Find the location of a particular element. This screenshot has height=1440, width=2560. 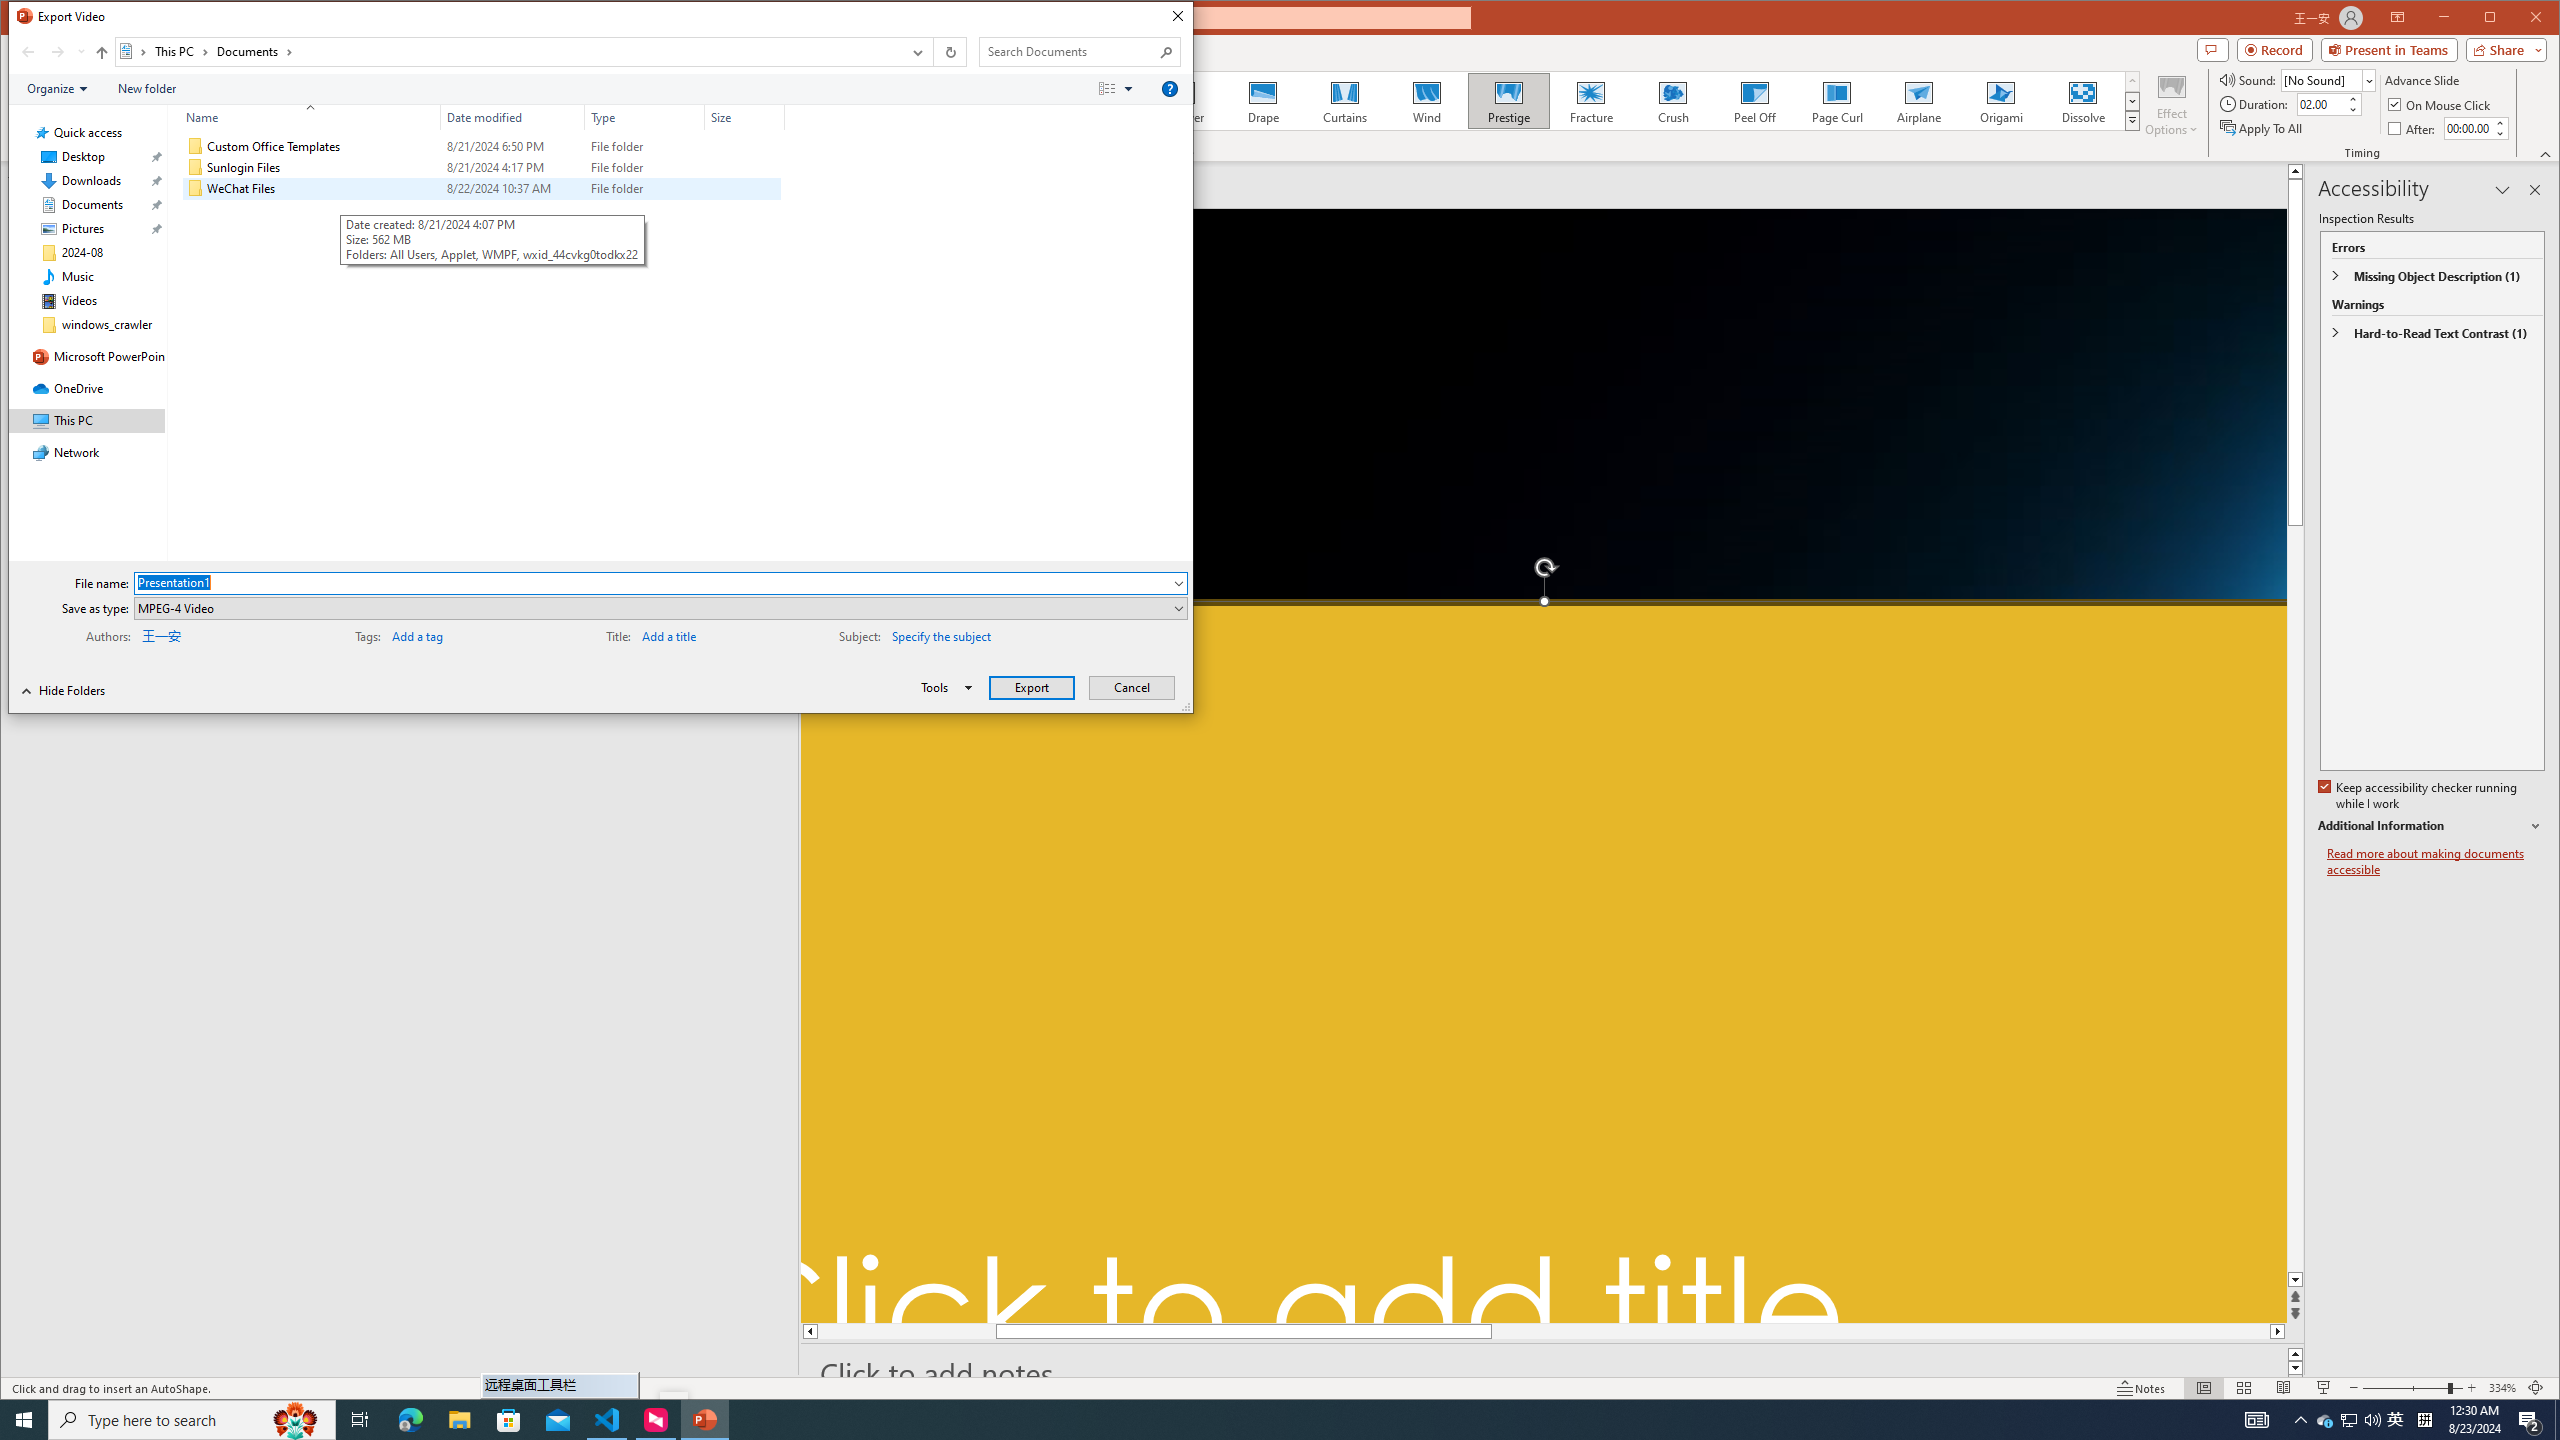

'Class: UIImage' is located at coordinates (195, 188).